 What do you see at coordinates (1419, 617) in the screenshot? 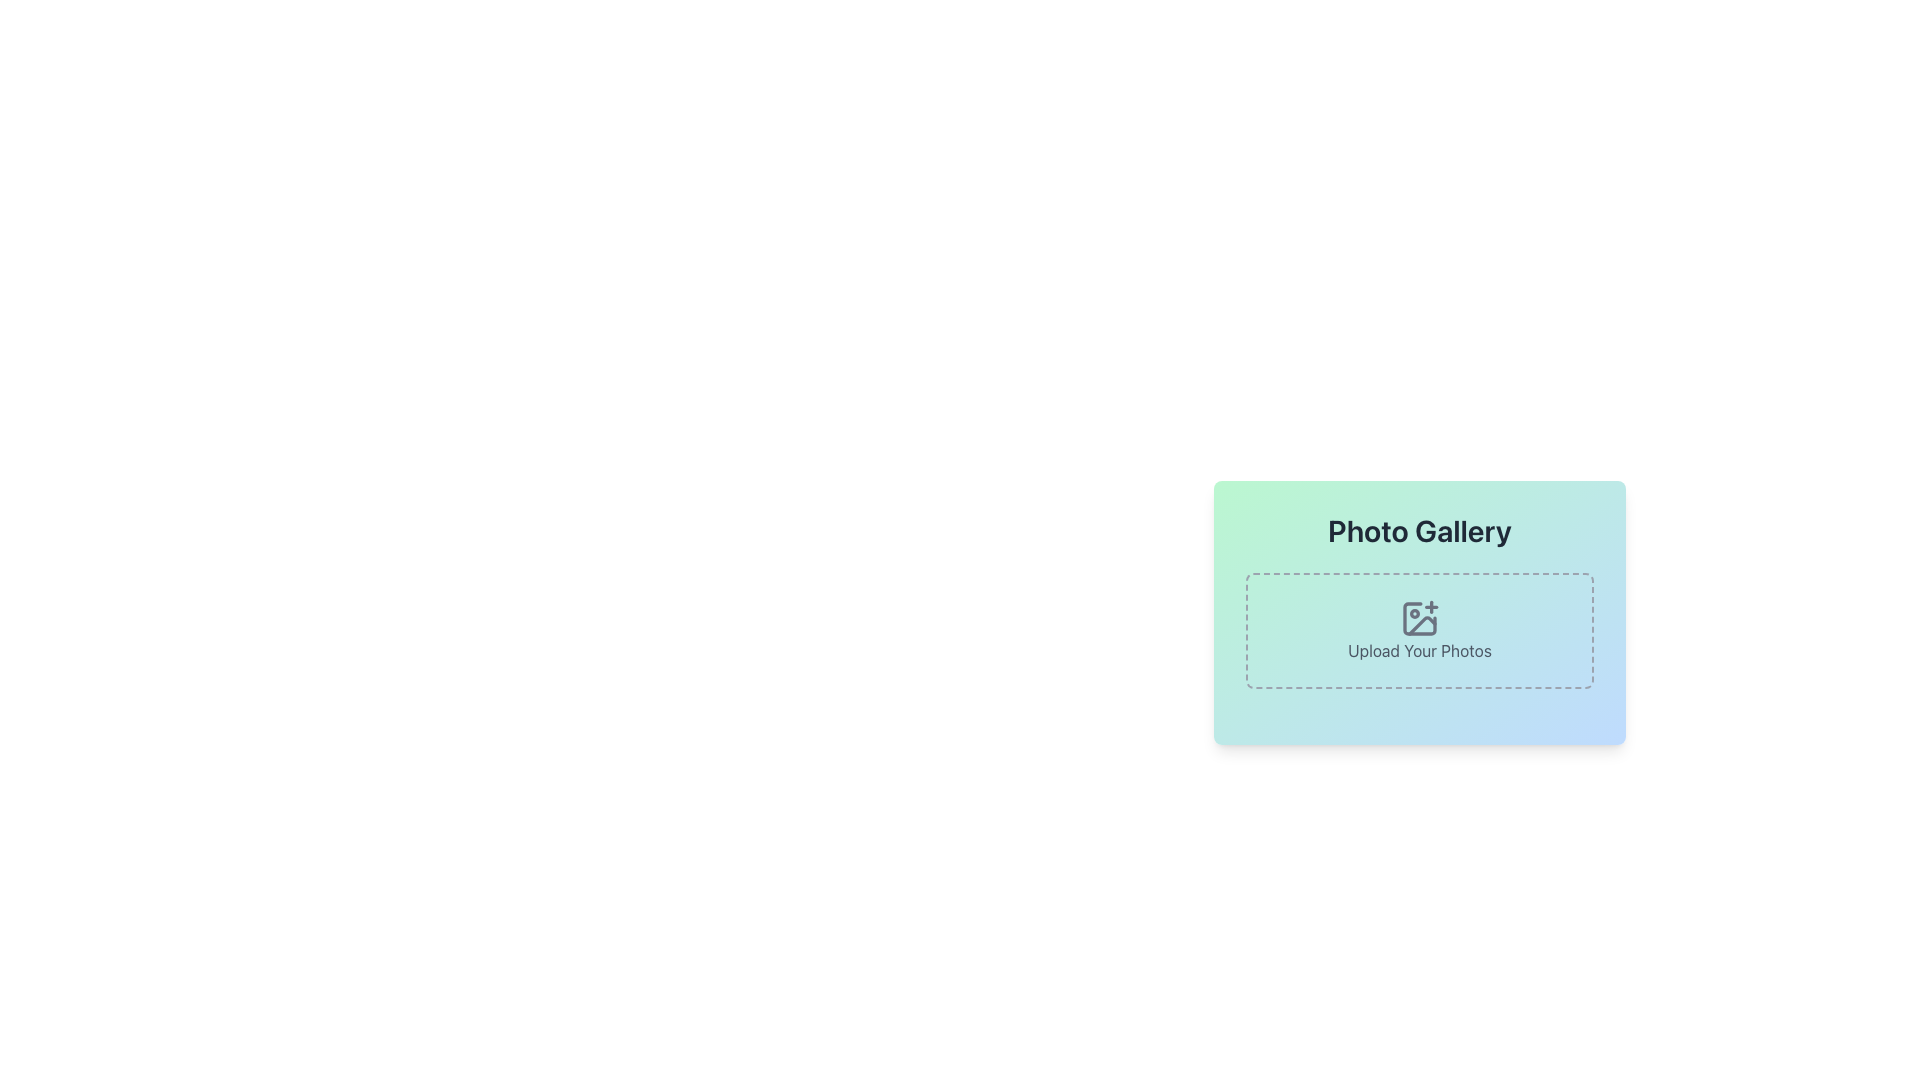
I see `the central icon for adding or uploading images, which is located above the text 'Upload Your Photos' within a dashed-bordered rectangular section` at bounding box center [1419, 617].